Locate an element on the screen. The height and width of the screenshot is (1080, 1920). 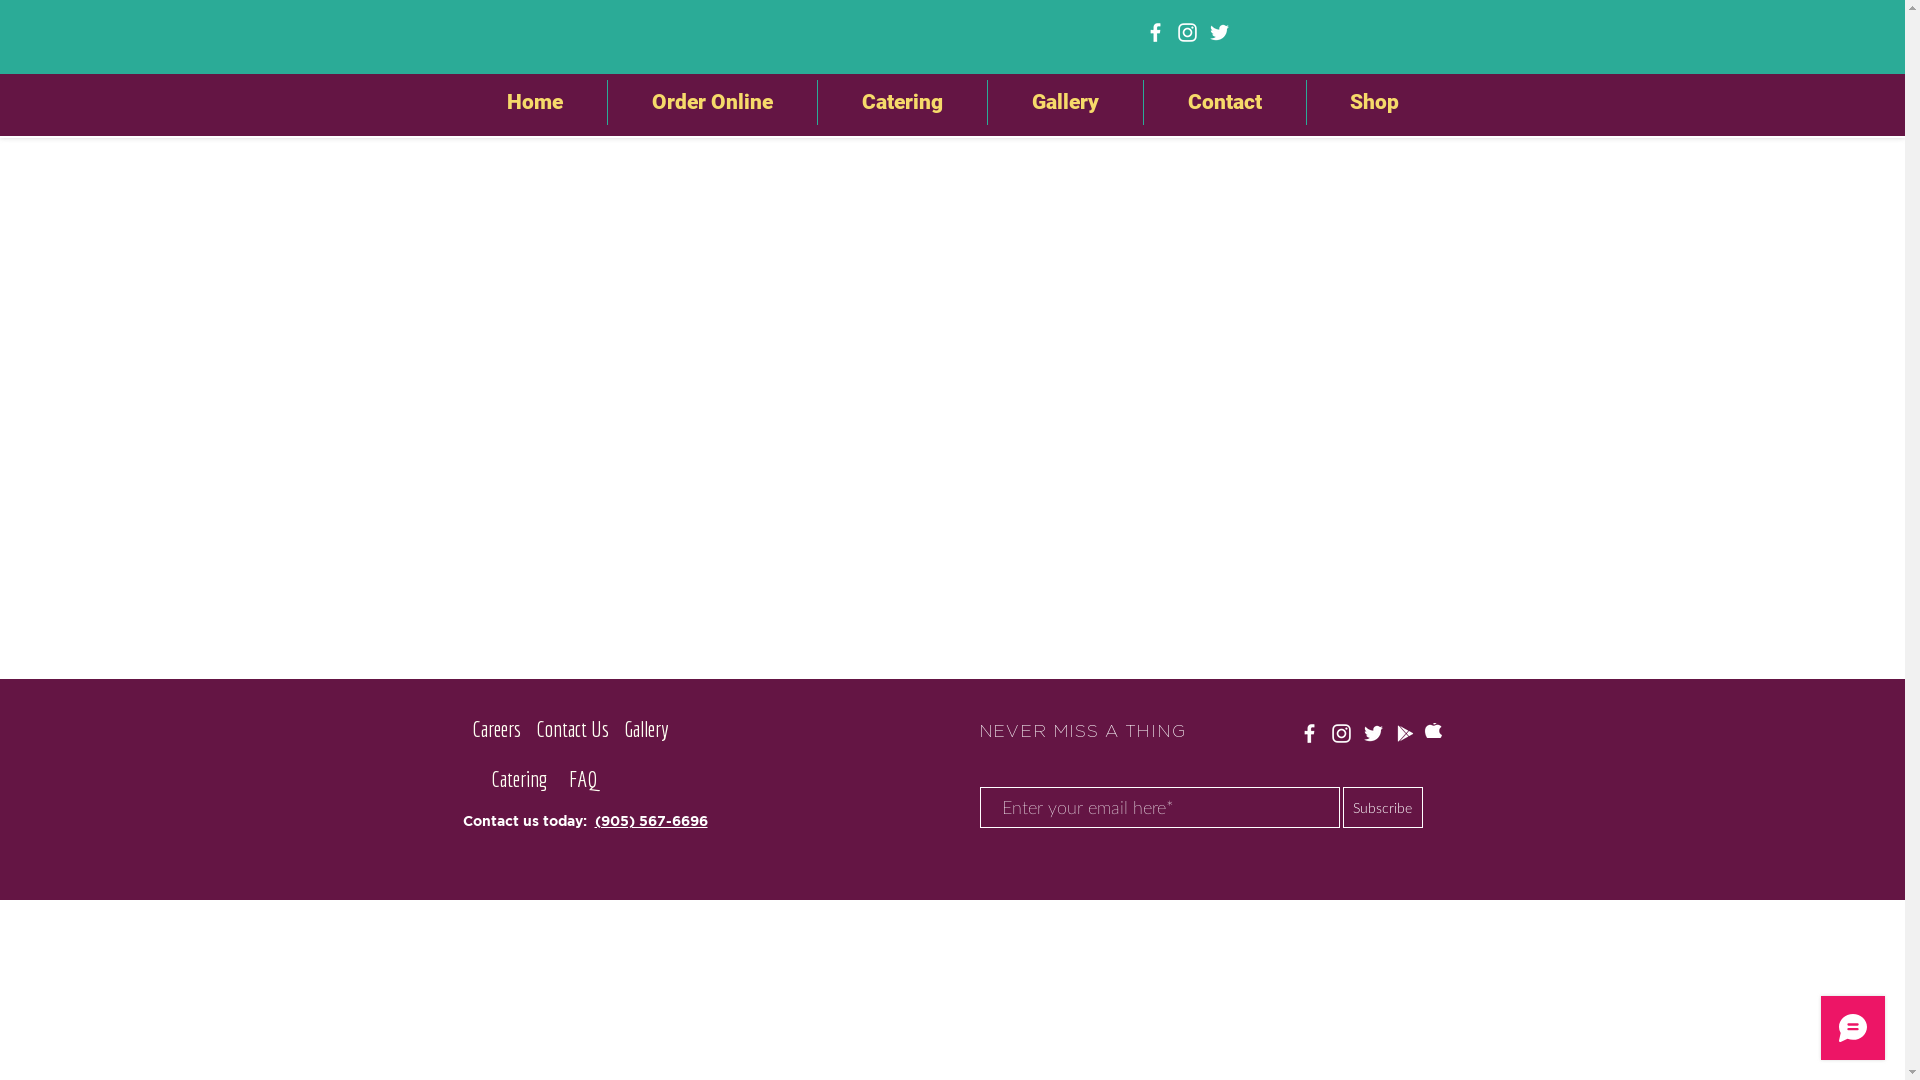
'Order Online' is located at coordinates (712, 102).